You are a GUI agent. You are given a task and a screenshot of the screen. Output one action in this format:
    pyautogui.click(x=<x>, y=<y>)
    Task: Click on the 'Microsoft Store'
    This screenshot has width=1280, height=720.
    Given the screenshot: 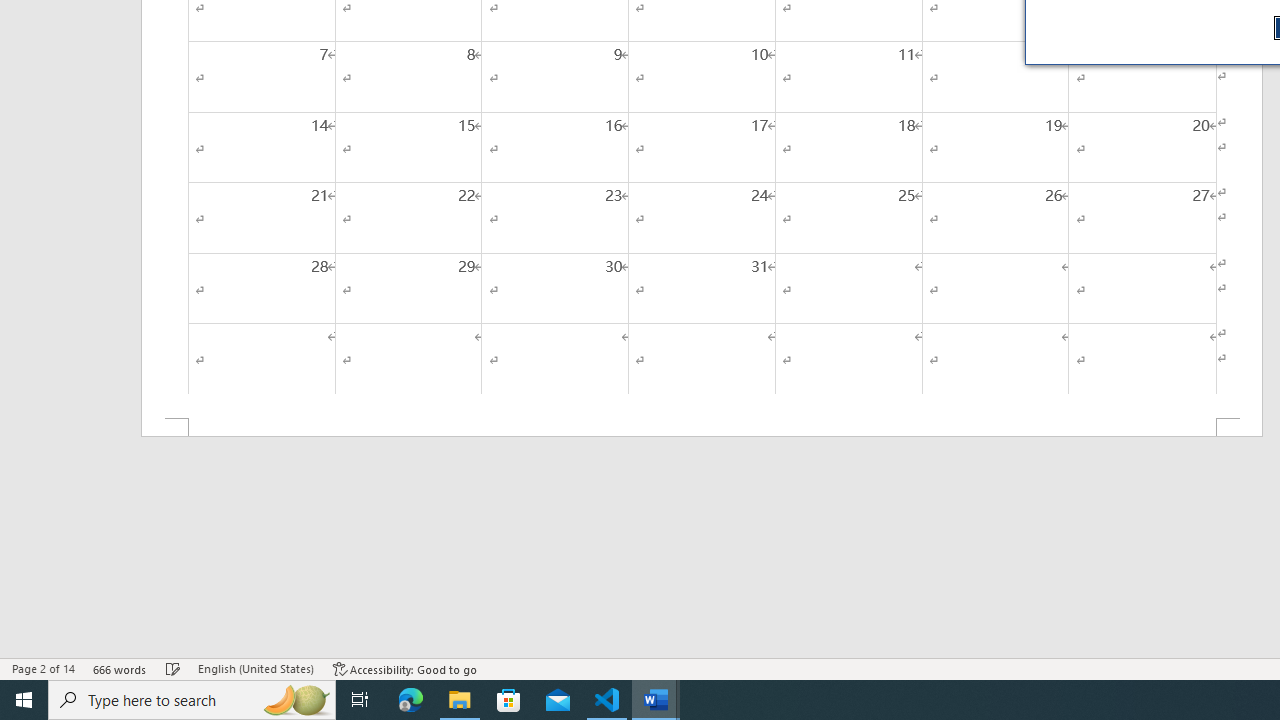 What is the action you would take?
    pyautogui.click(x=509, y=698)
    